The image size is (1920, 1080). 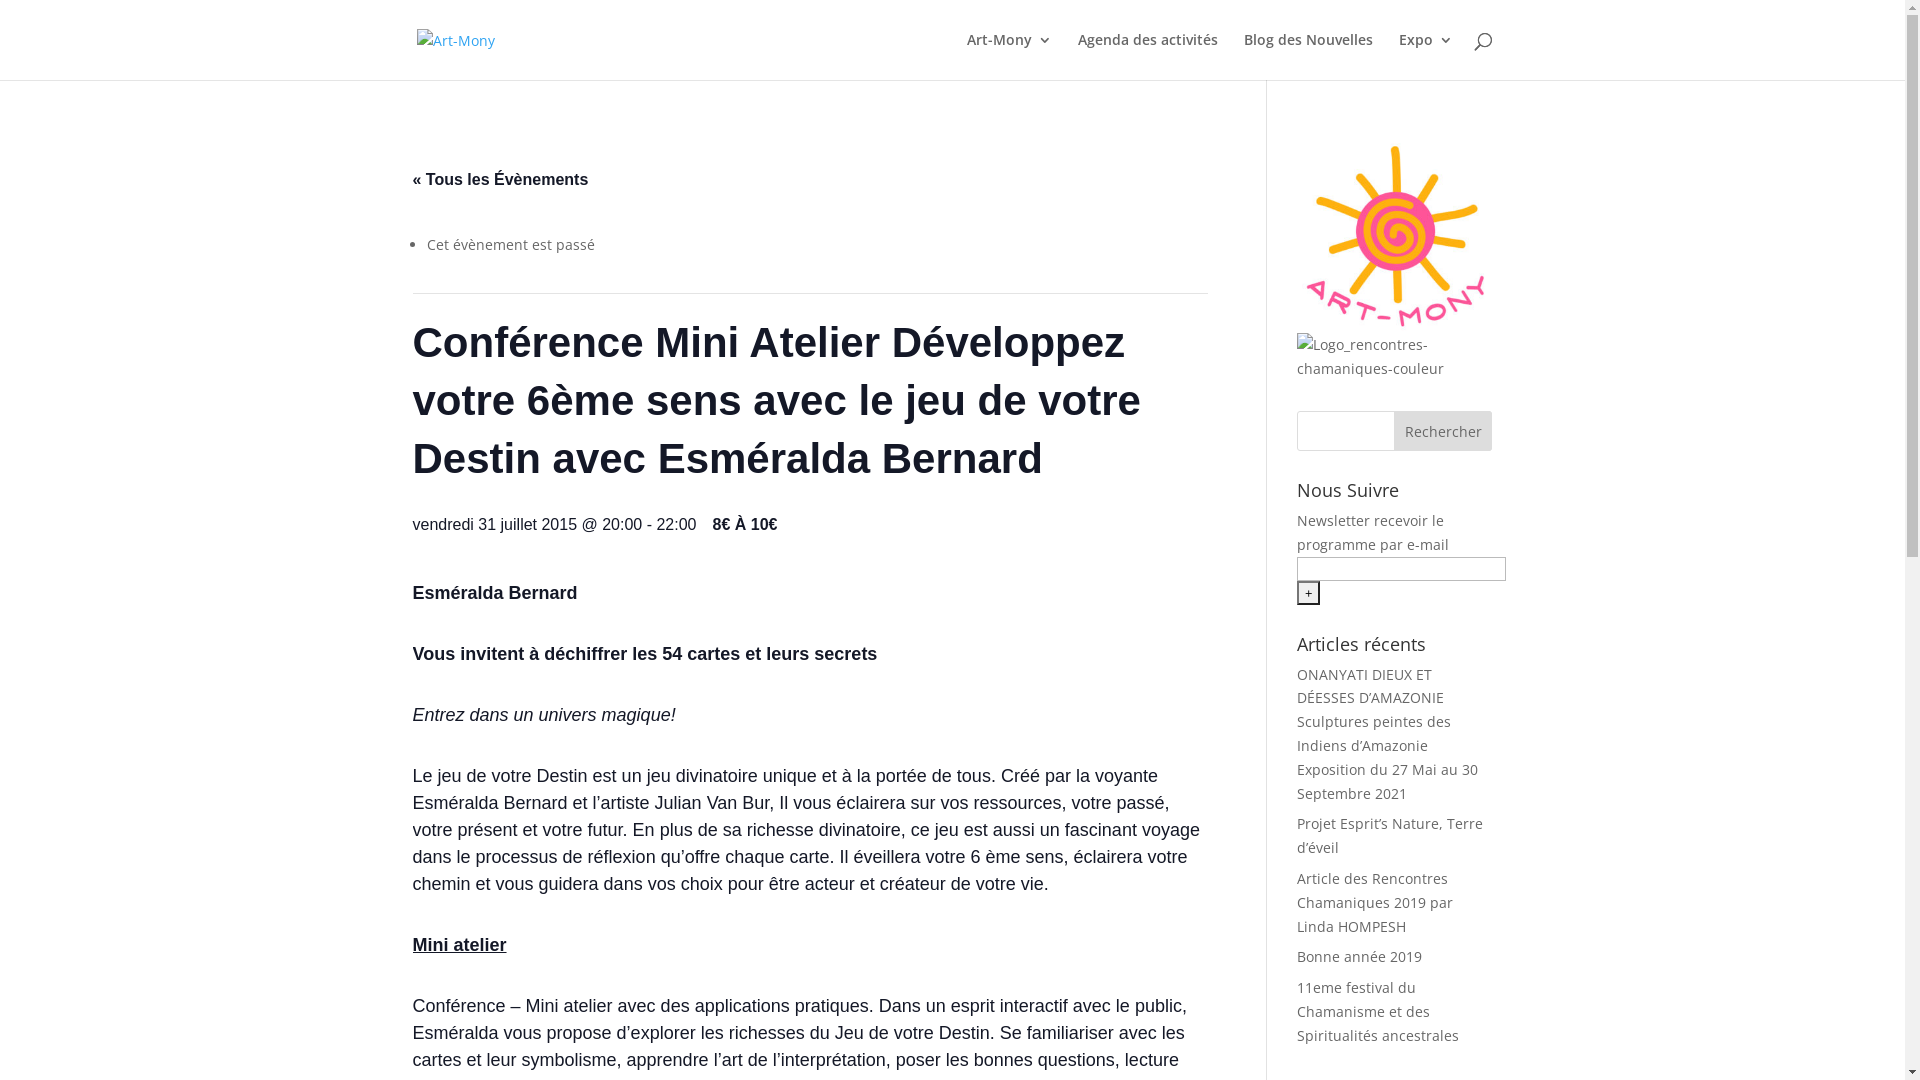 What do you see at coordinates (1308, 592) in the screenshot?
I see `'+'` at bounding box center [1308, 592].